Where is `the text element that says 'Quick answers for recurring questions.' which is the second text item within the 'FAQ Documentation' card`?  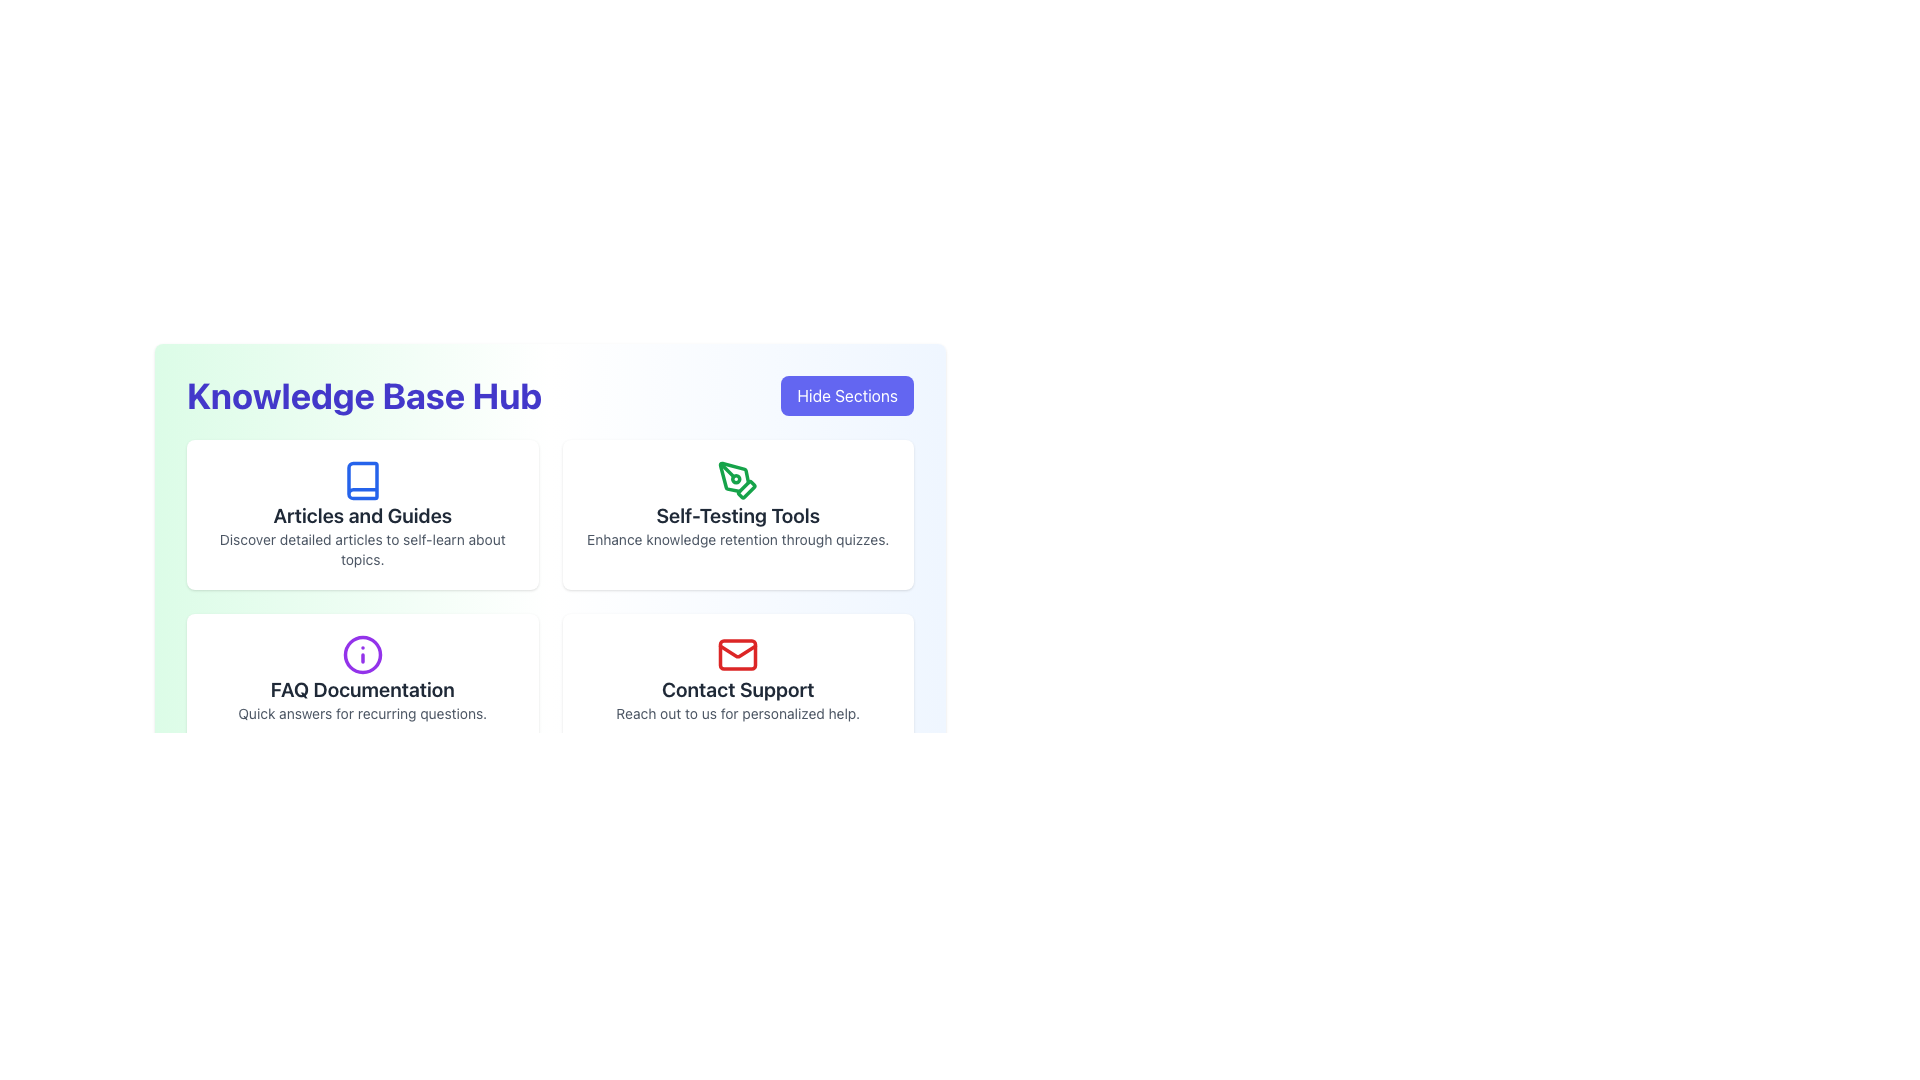
the text element that says 'Quick answers for recurring questions.' which is the second text item within the 'FAQ Documentation' card is located at coordinates (362, 712).